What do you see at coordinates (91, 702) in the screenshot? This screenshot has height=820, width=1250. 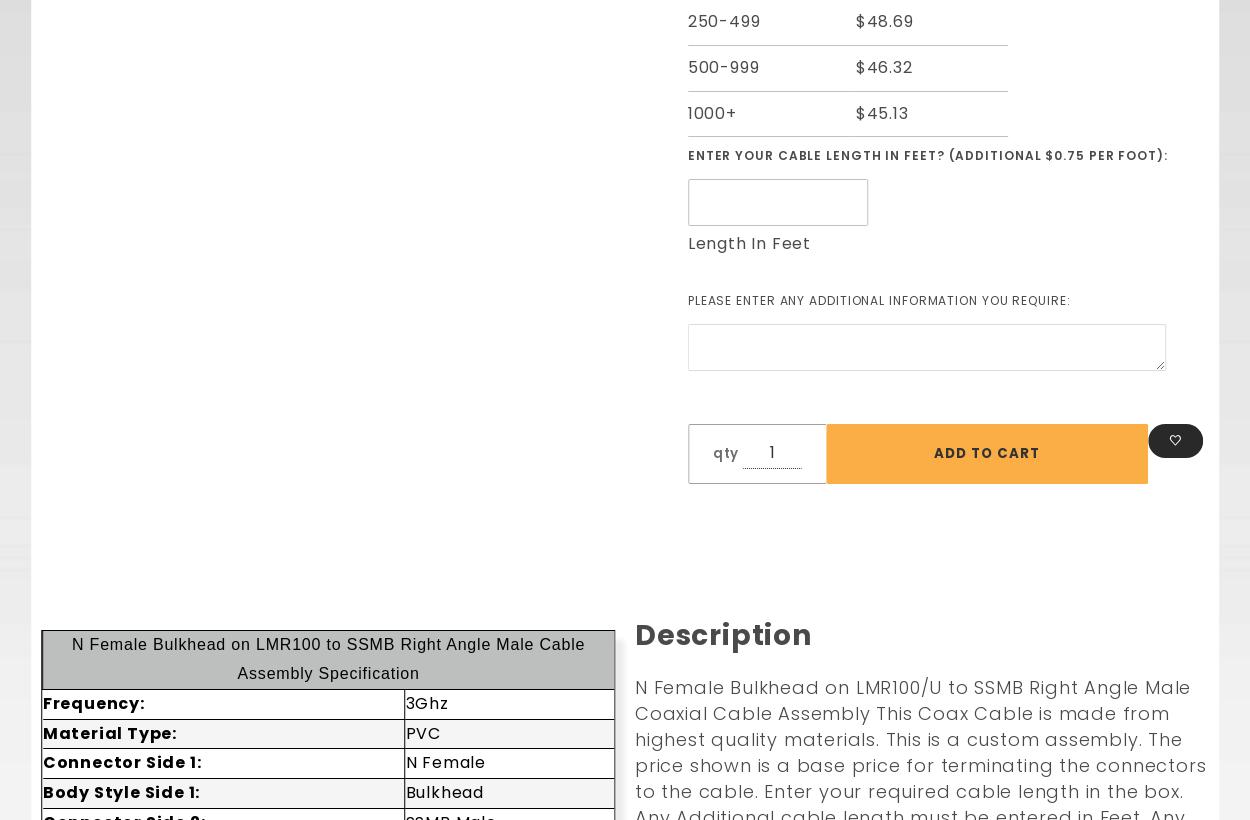 I see `'Frequency:'` at bounding box center [91, 702].